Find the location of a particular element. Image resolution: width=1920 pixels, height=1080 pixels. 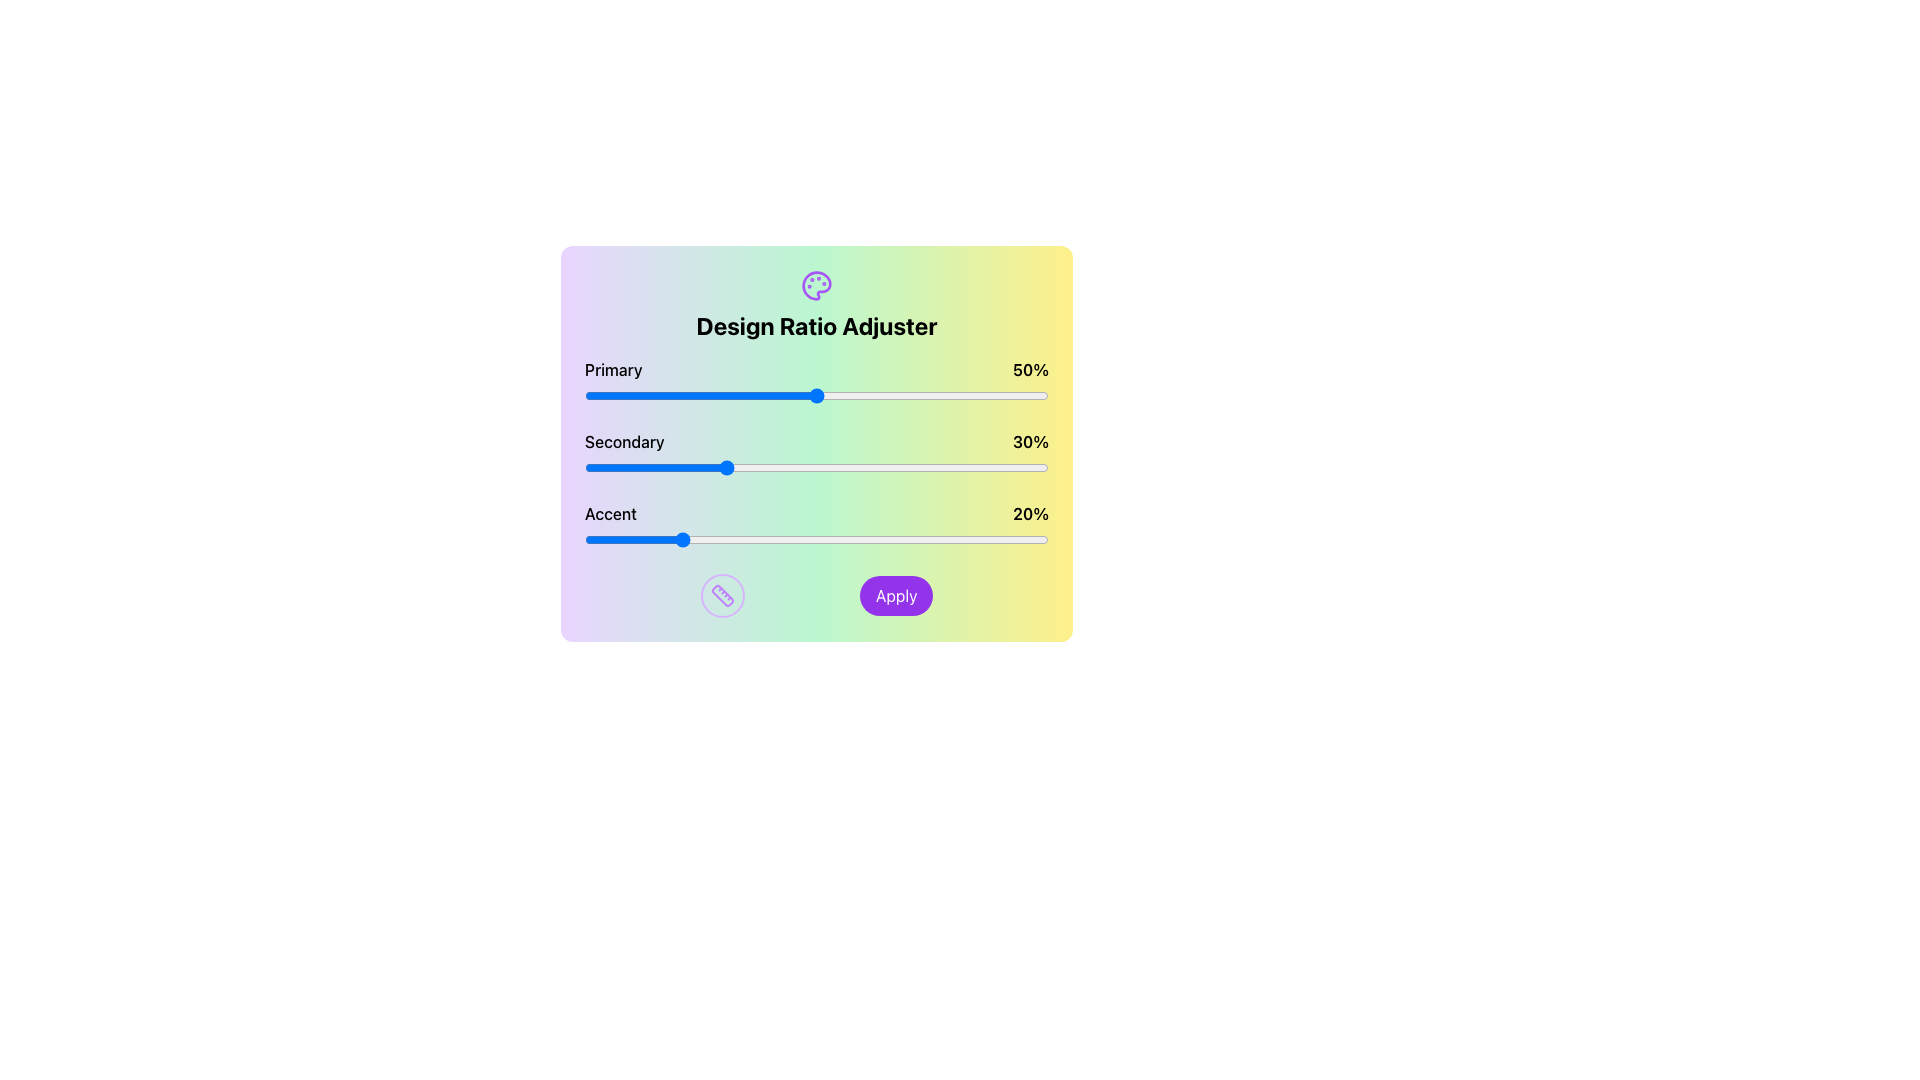

the artistic design icon located at the center-top of the gradient background box, directly above the 'Design Ratio Adjuster' heading is located at coordinates (816, 285).